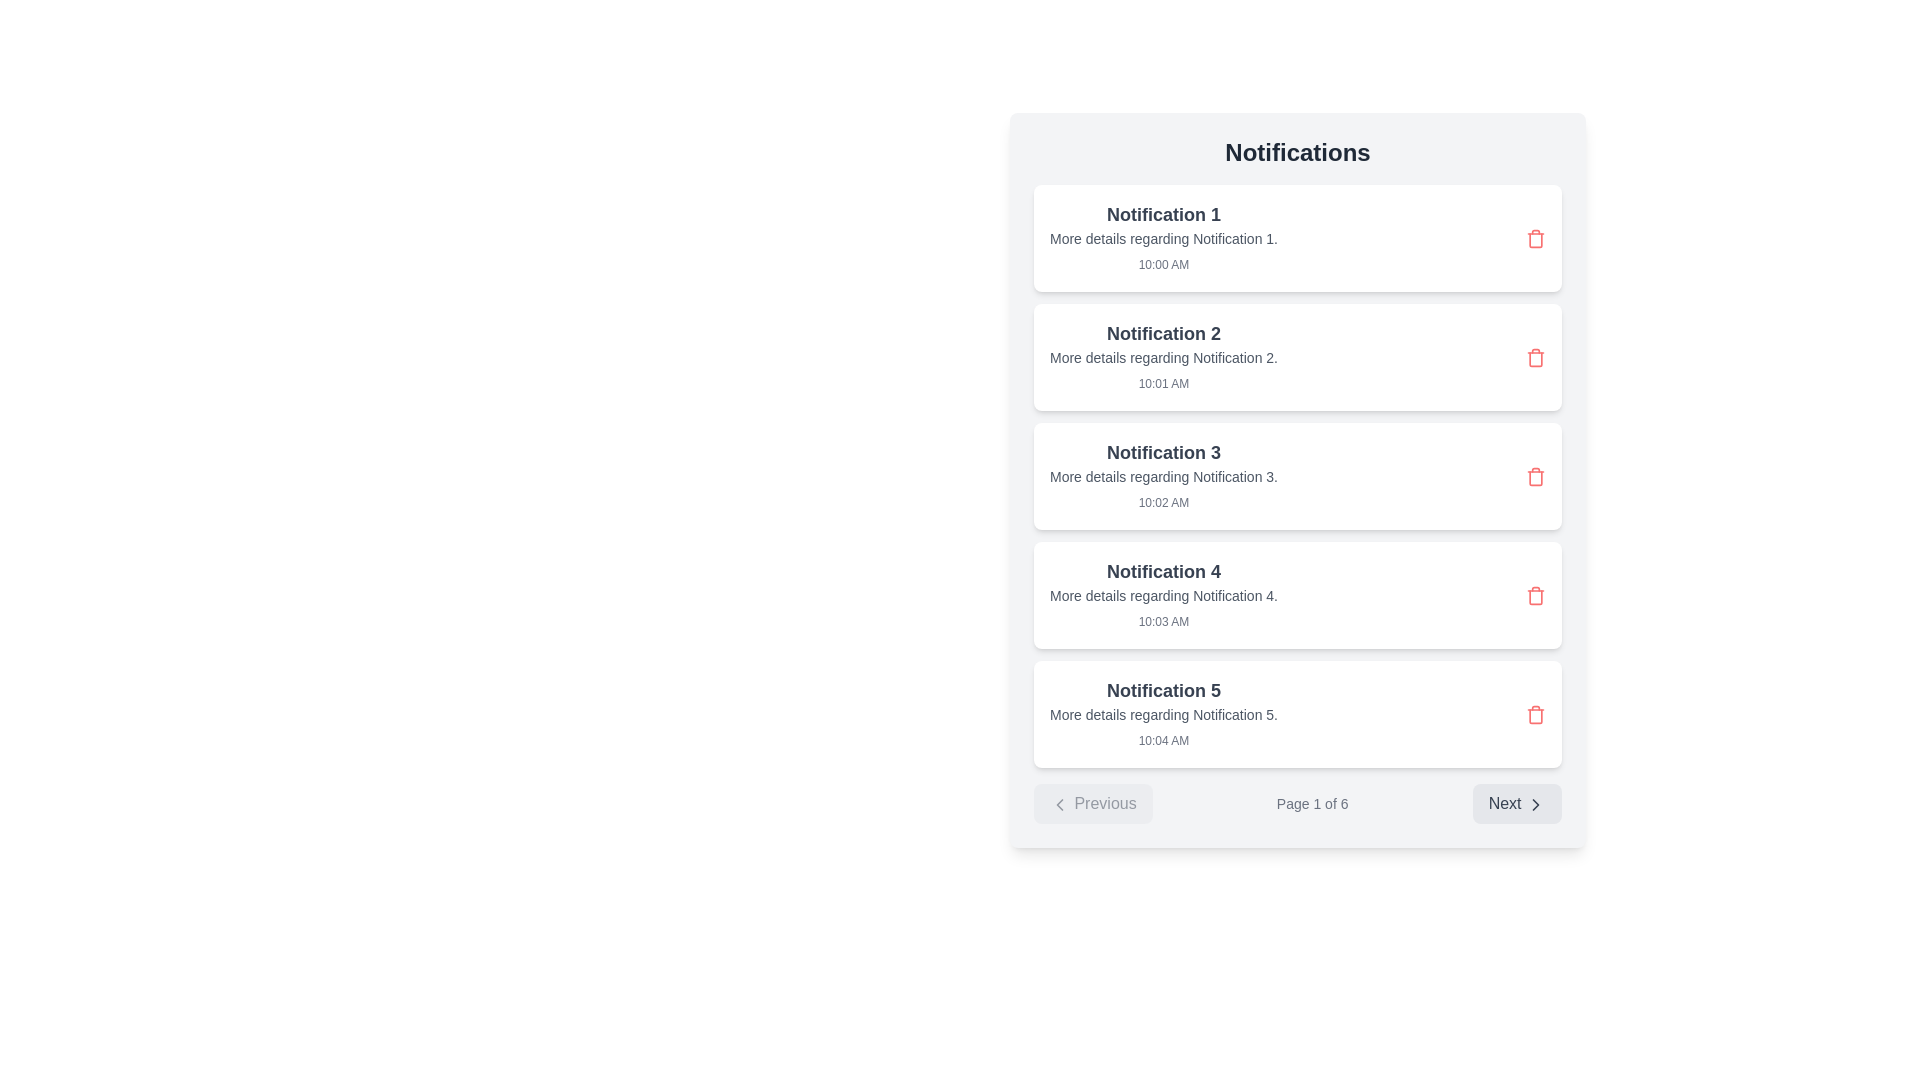 The image size is (1920, 1080). I want to click on the fifth notification entry in the list that contains a title, brief description, and timestamp, located between 'Notification 4' and the 'Next' button, so click(1164, 713).